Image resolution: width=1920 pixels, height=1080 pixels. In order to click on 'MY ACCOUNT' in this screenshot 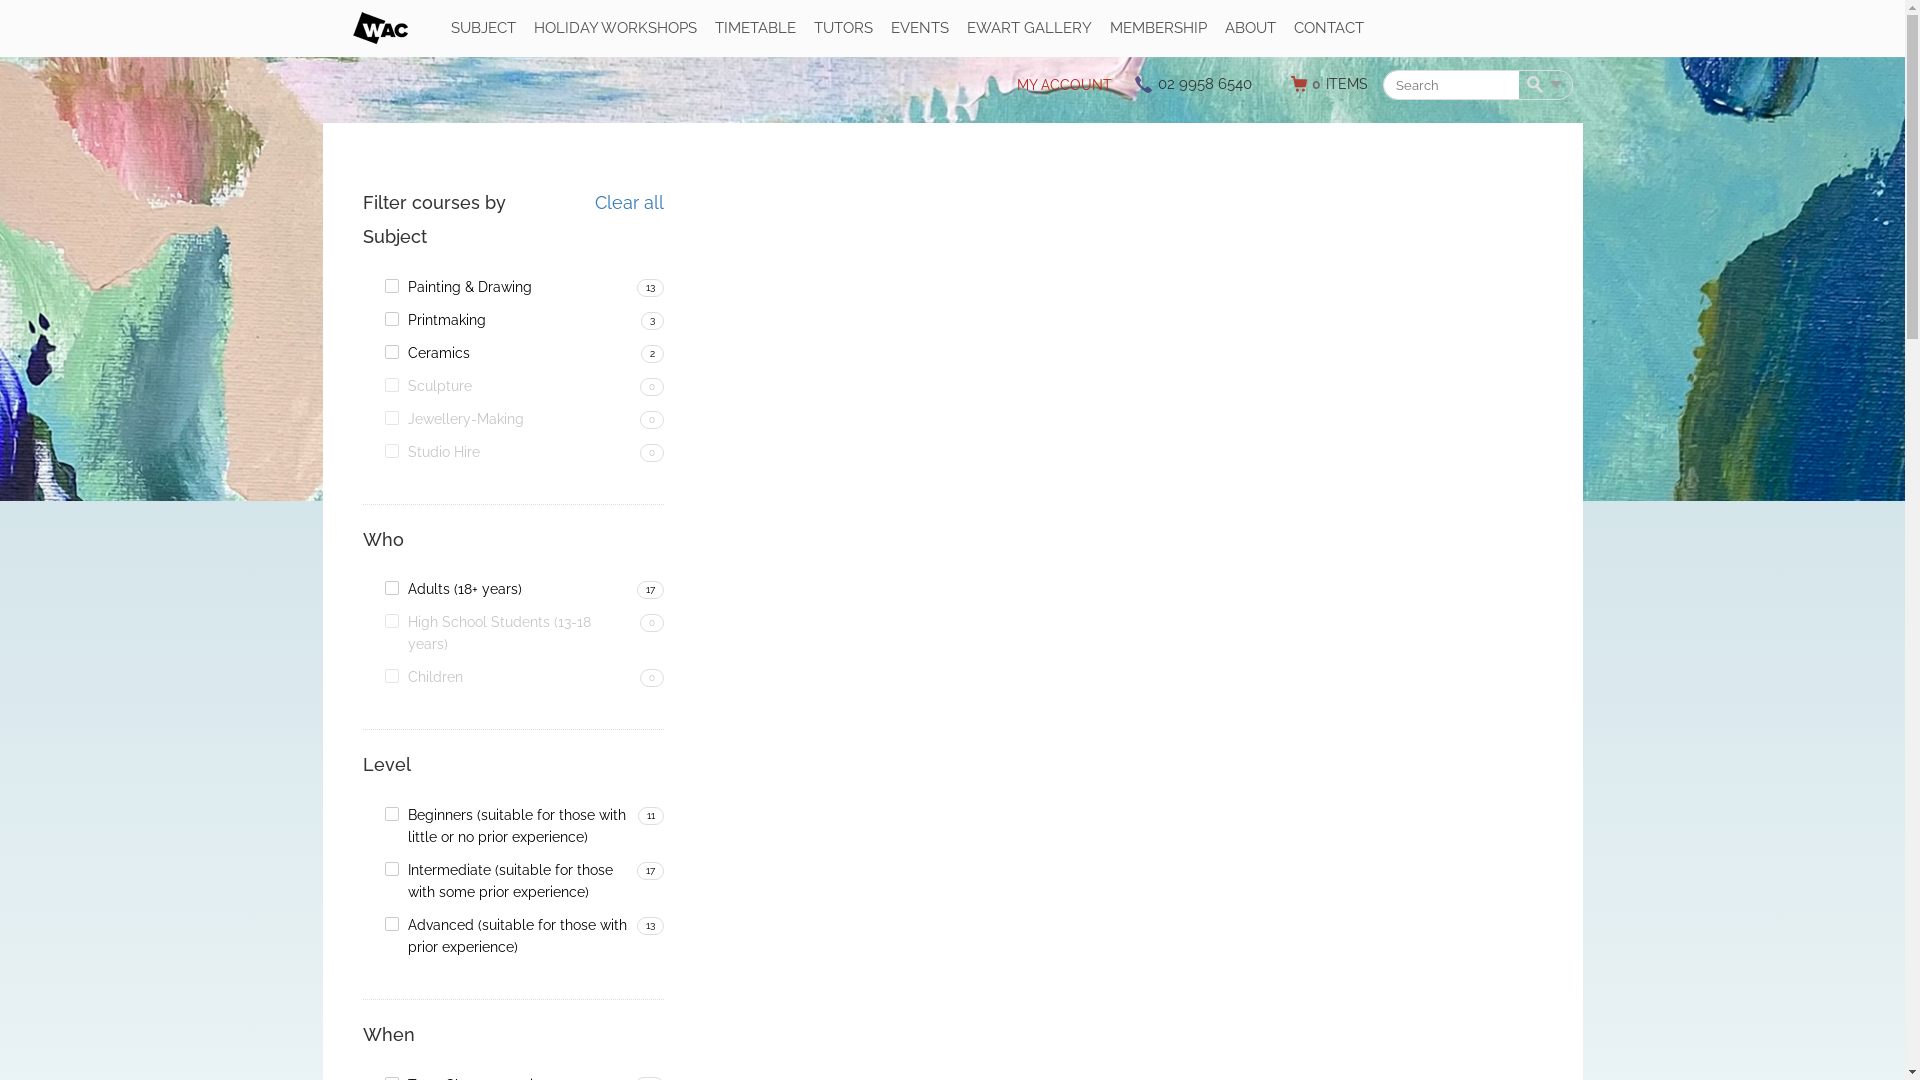, I will do `click(1062, 84)`.